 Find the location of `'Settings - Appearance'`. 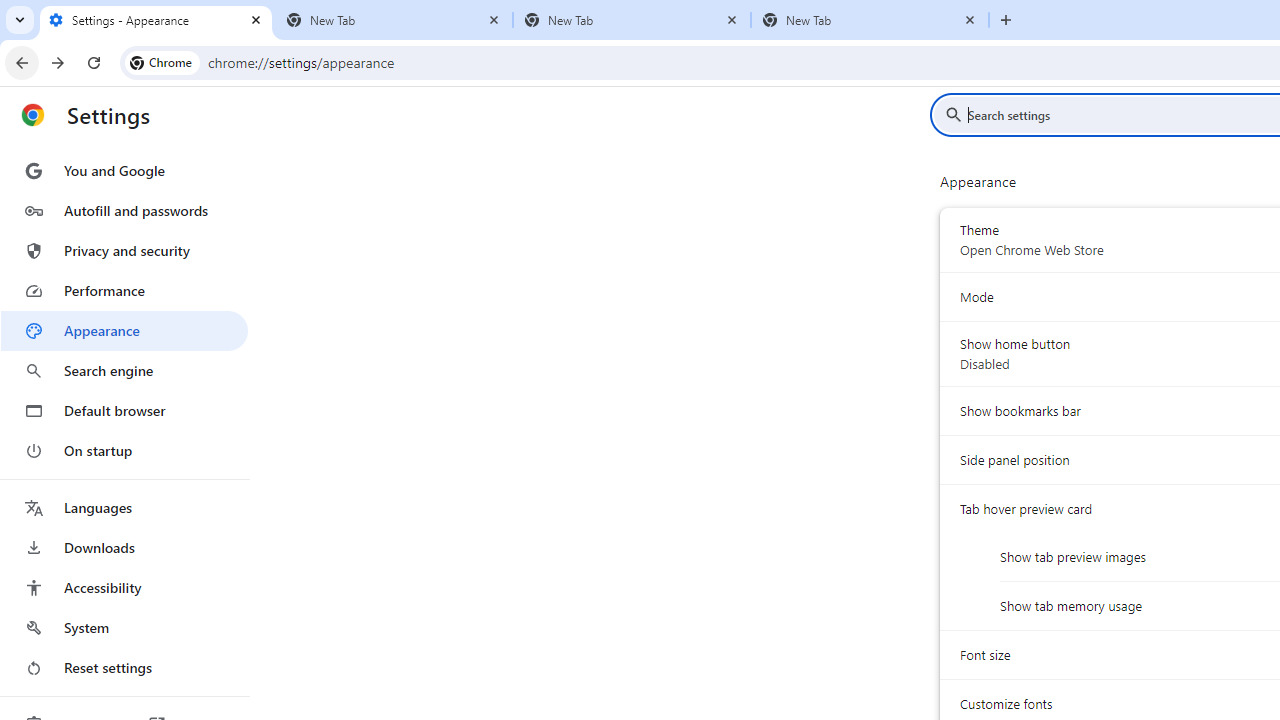

'Settings - Appearance' is located at coordinates (155, 20).